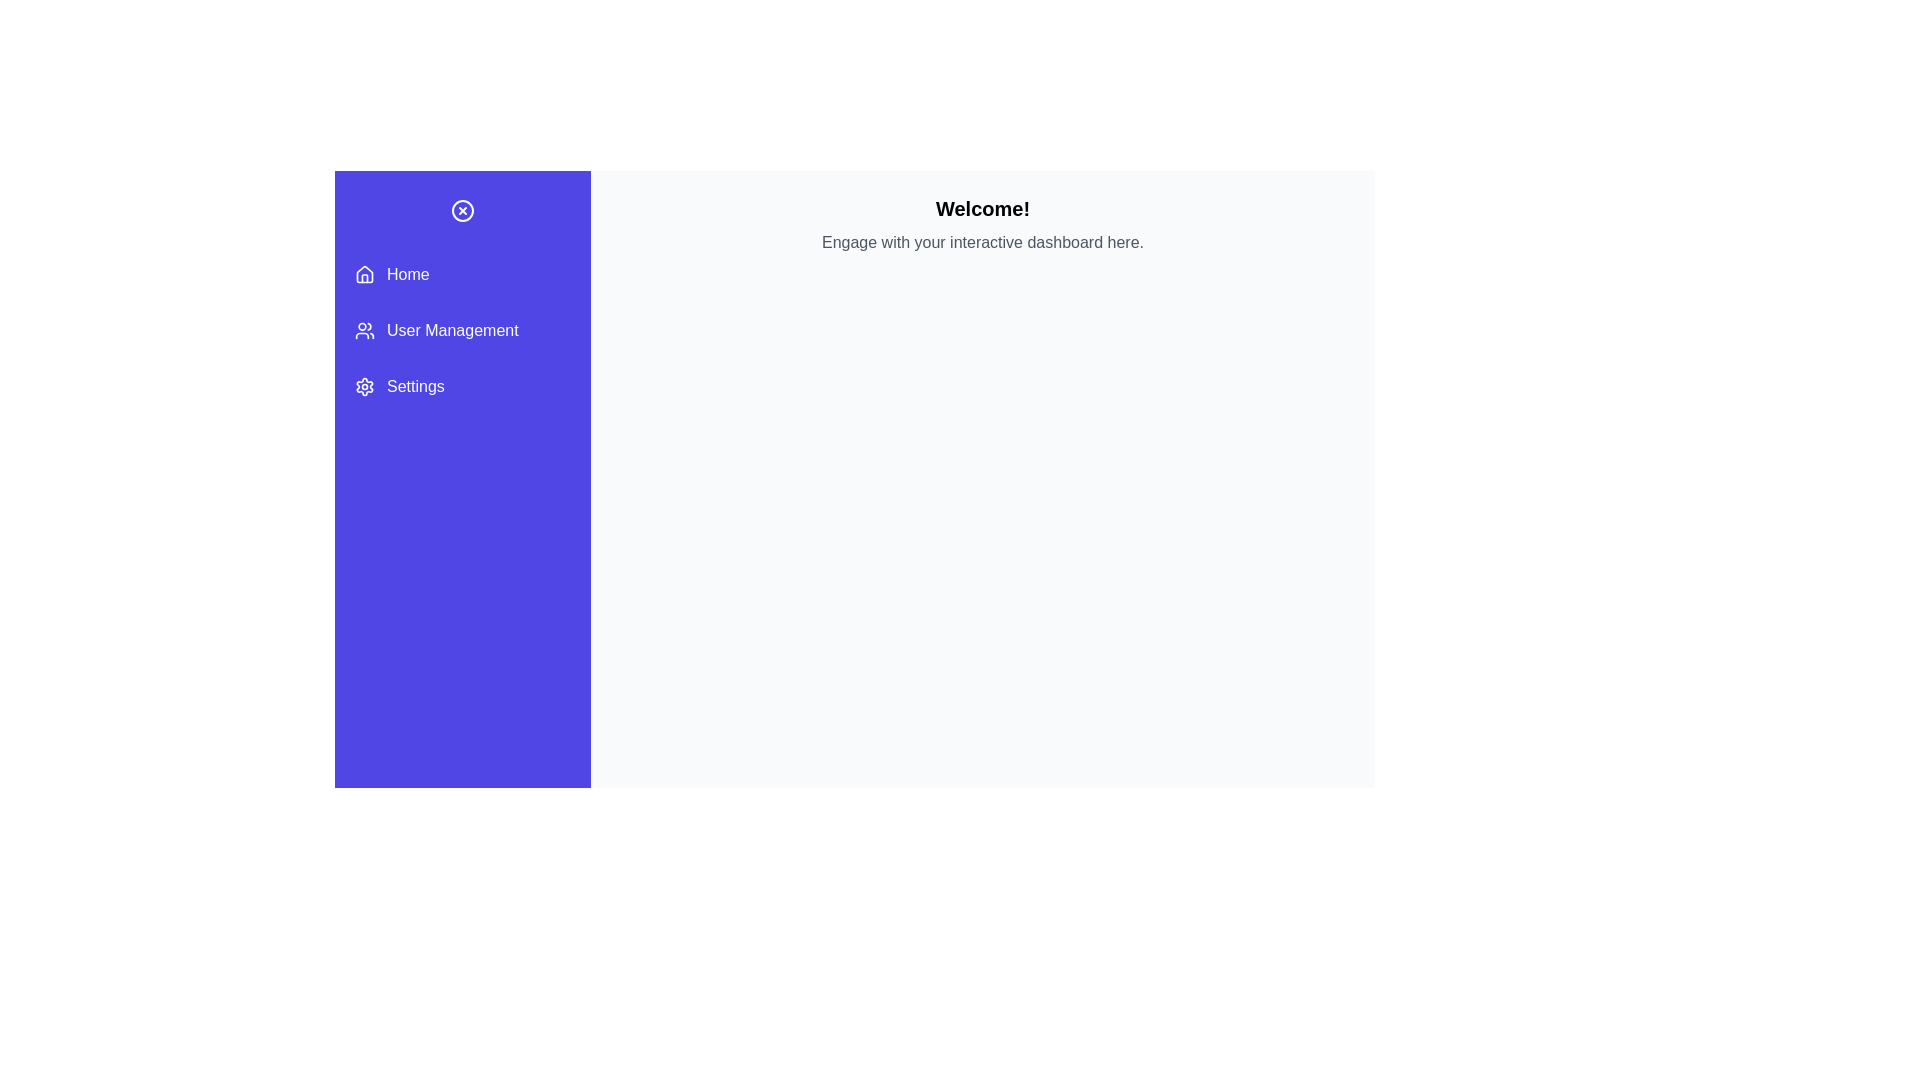  I want to click on the button at the top-left corner of the drawer to toggle its state, so click(461, 211).